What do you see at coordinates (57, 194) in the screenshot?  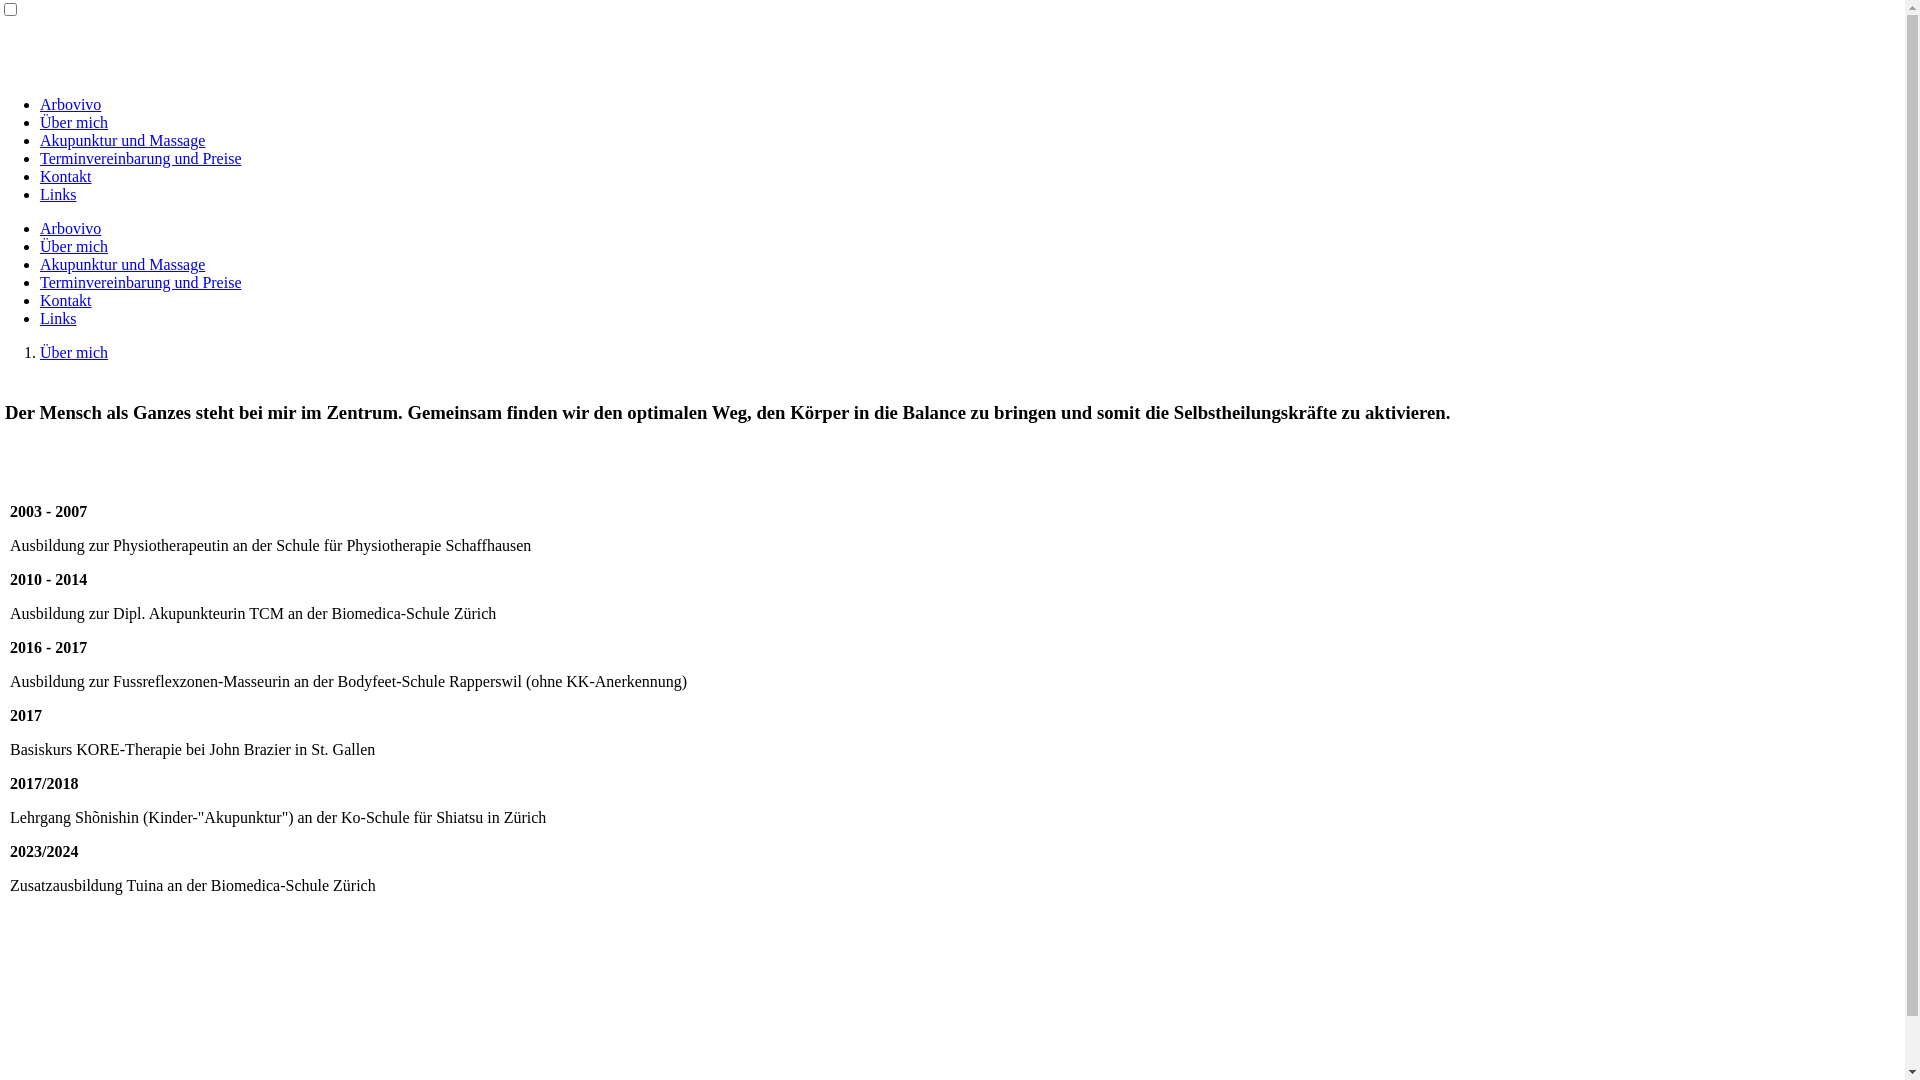 I see `'Links'` at bounding box center [57, 194].